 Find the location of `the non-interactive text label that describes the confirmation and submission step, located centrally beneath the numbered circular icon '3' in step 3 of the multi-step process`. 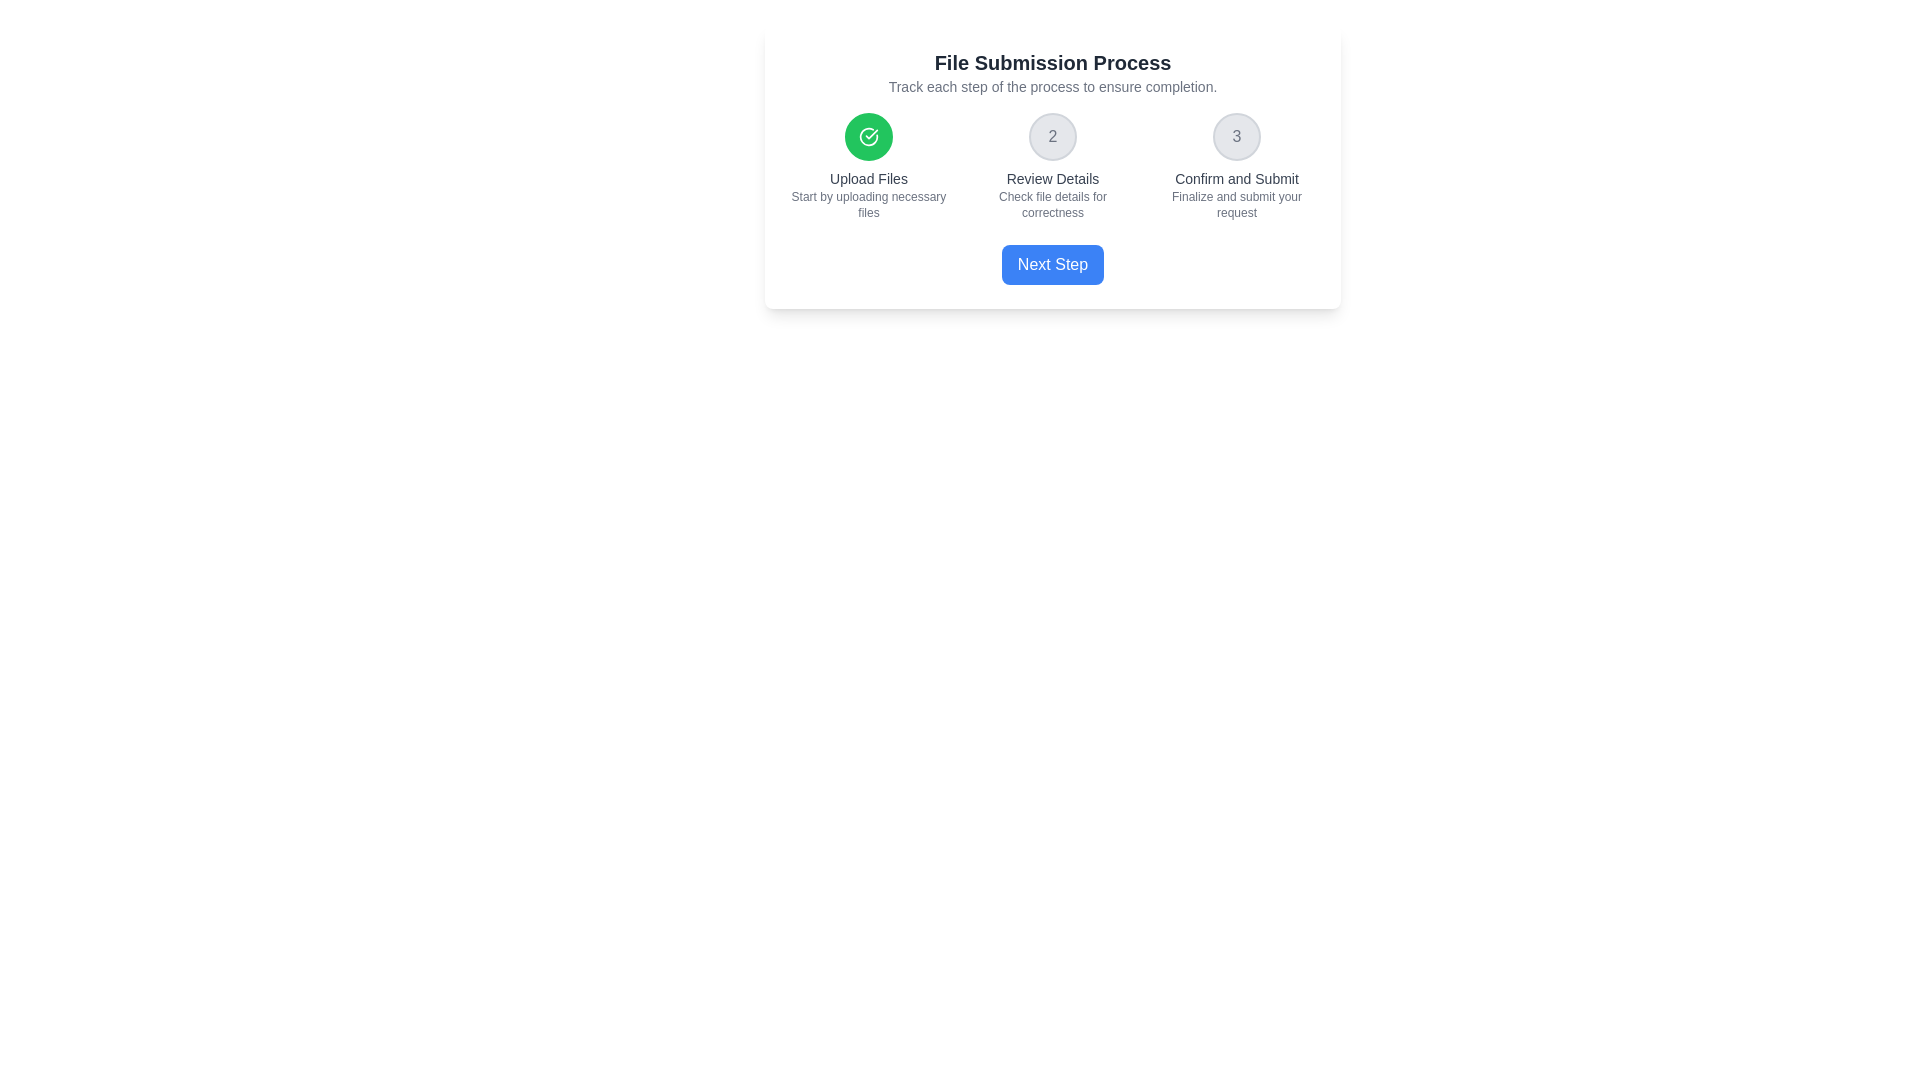

the non-interactive text label that describes the confirmation and submission step, located centrally beneath the numbered circular icon '3' in step 3 of the multi-step process is located at coordinates (1236, 177).